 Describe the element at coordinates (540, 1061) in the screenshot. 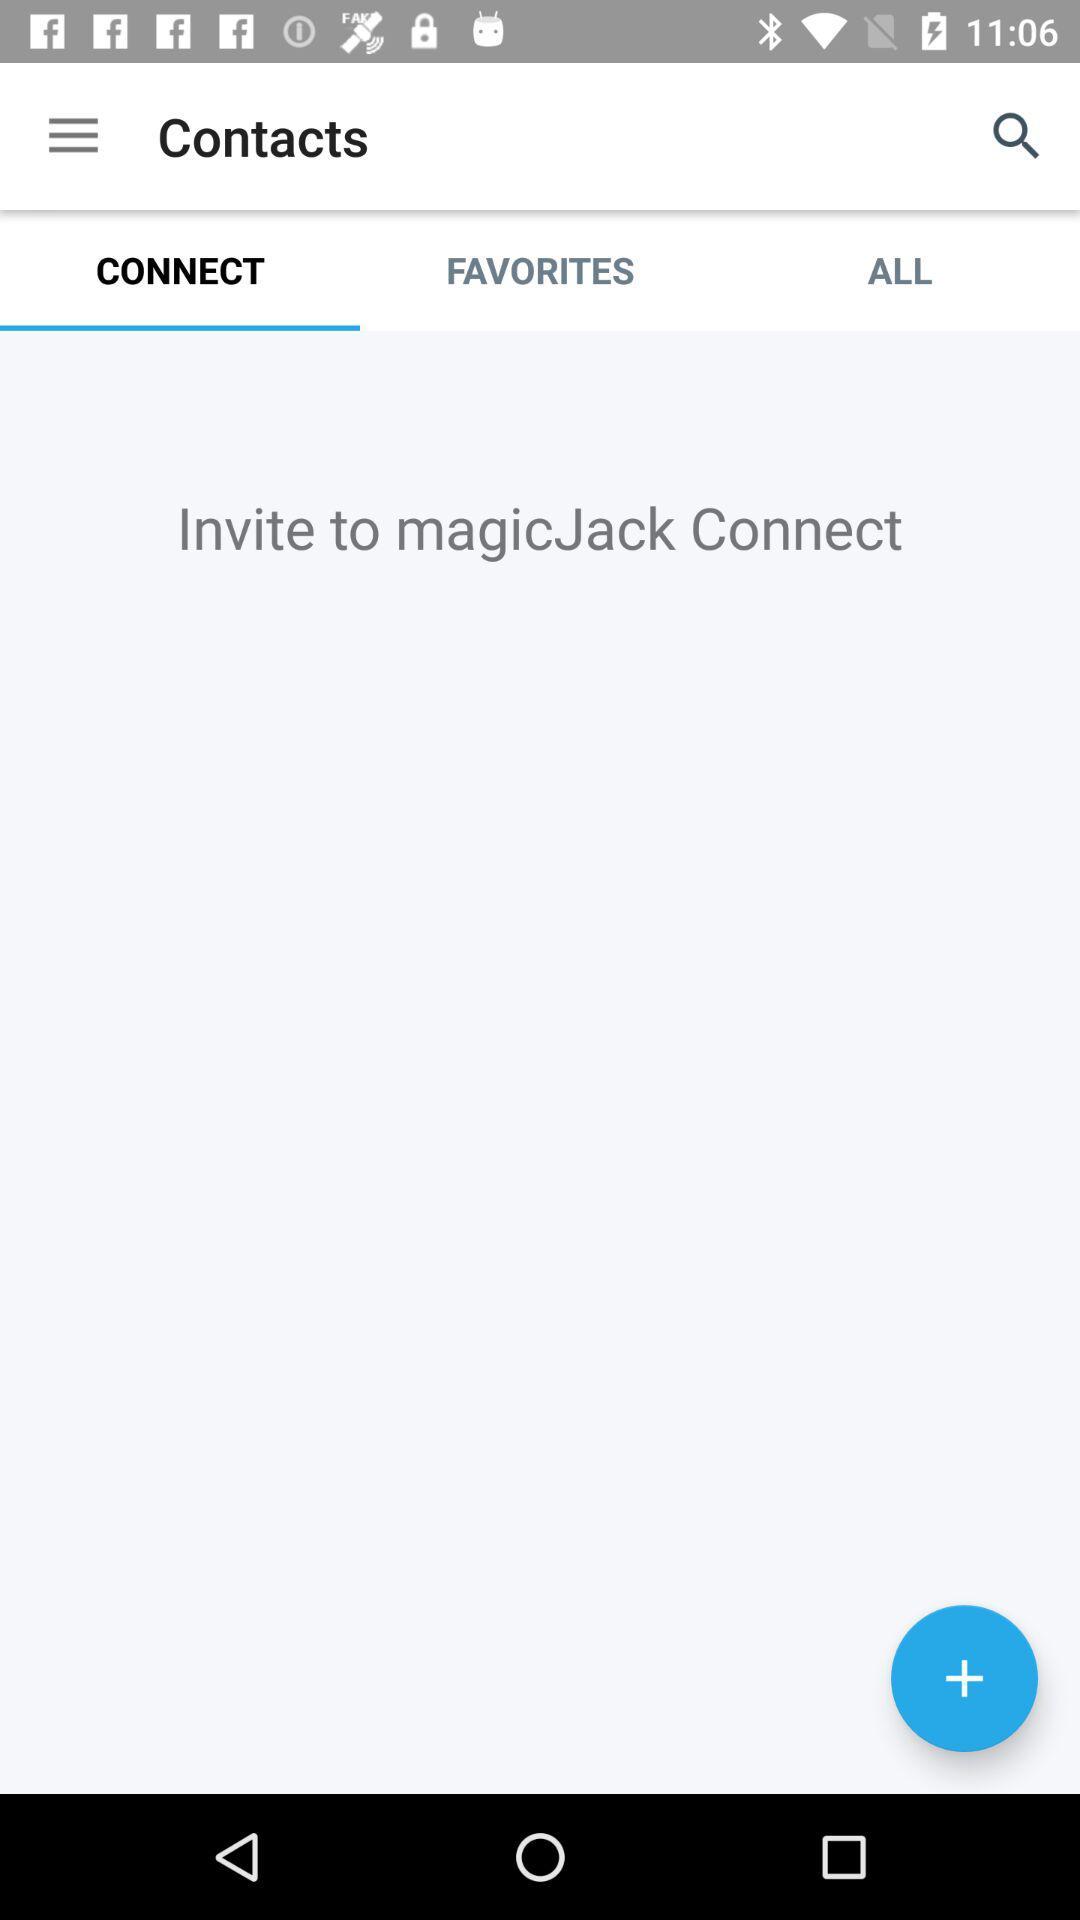

I see `invite to magicjack connect` at that location.